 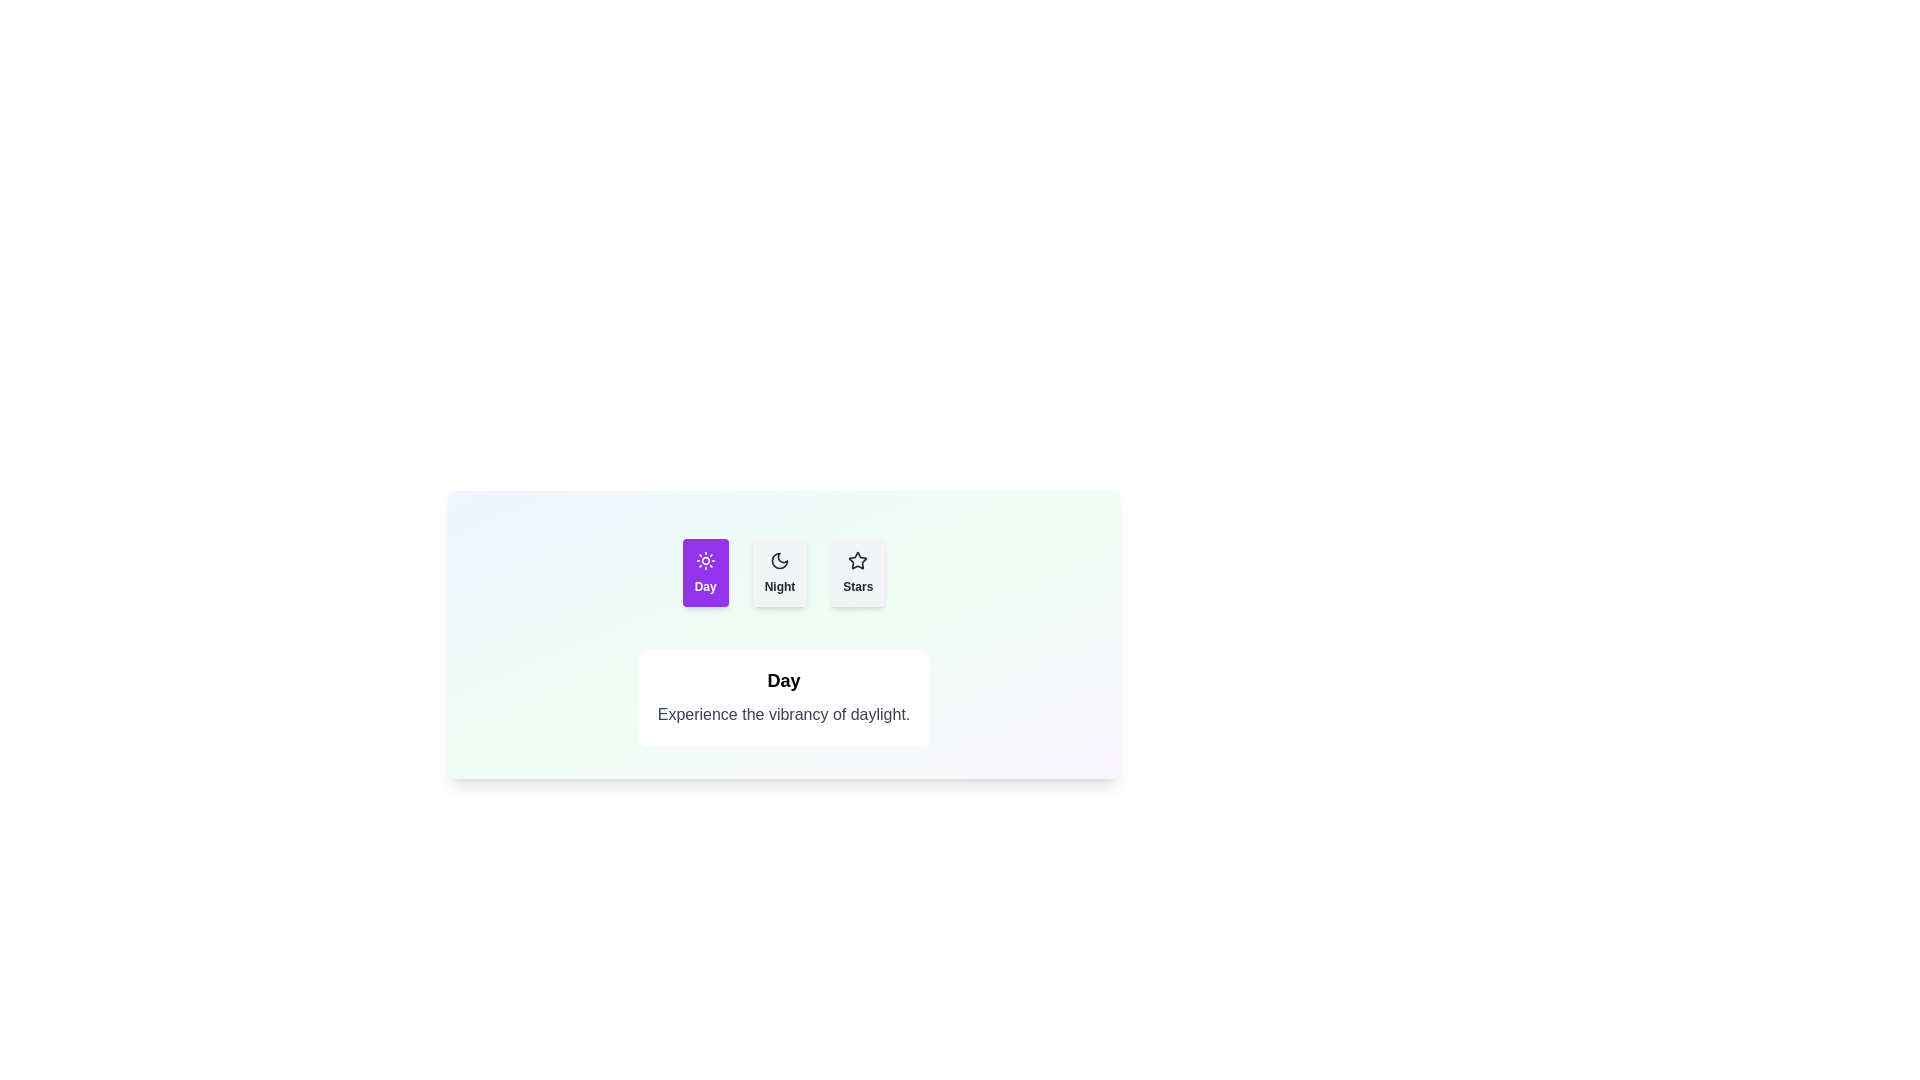 What do you see at coordinates (782, 713) in the screenshot?
I see `the description text of the active tab to select it` at bounding box center [782, 713].